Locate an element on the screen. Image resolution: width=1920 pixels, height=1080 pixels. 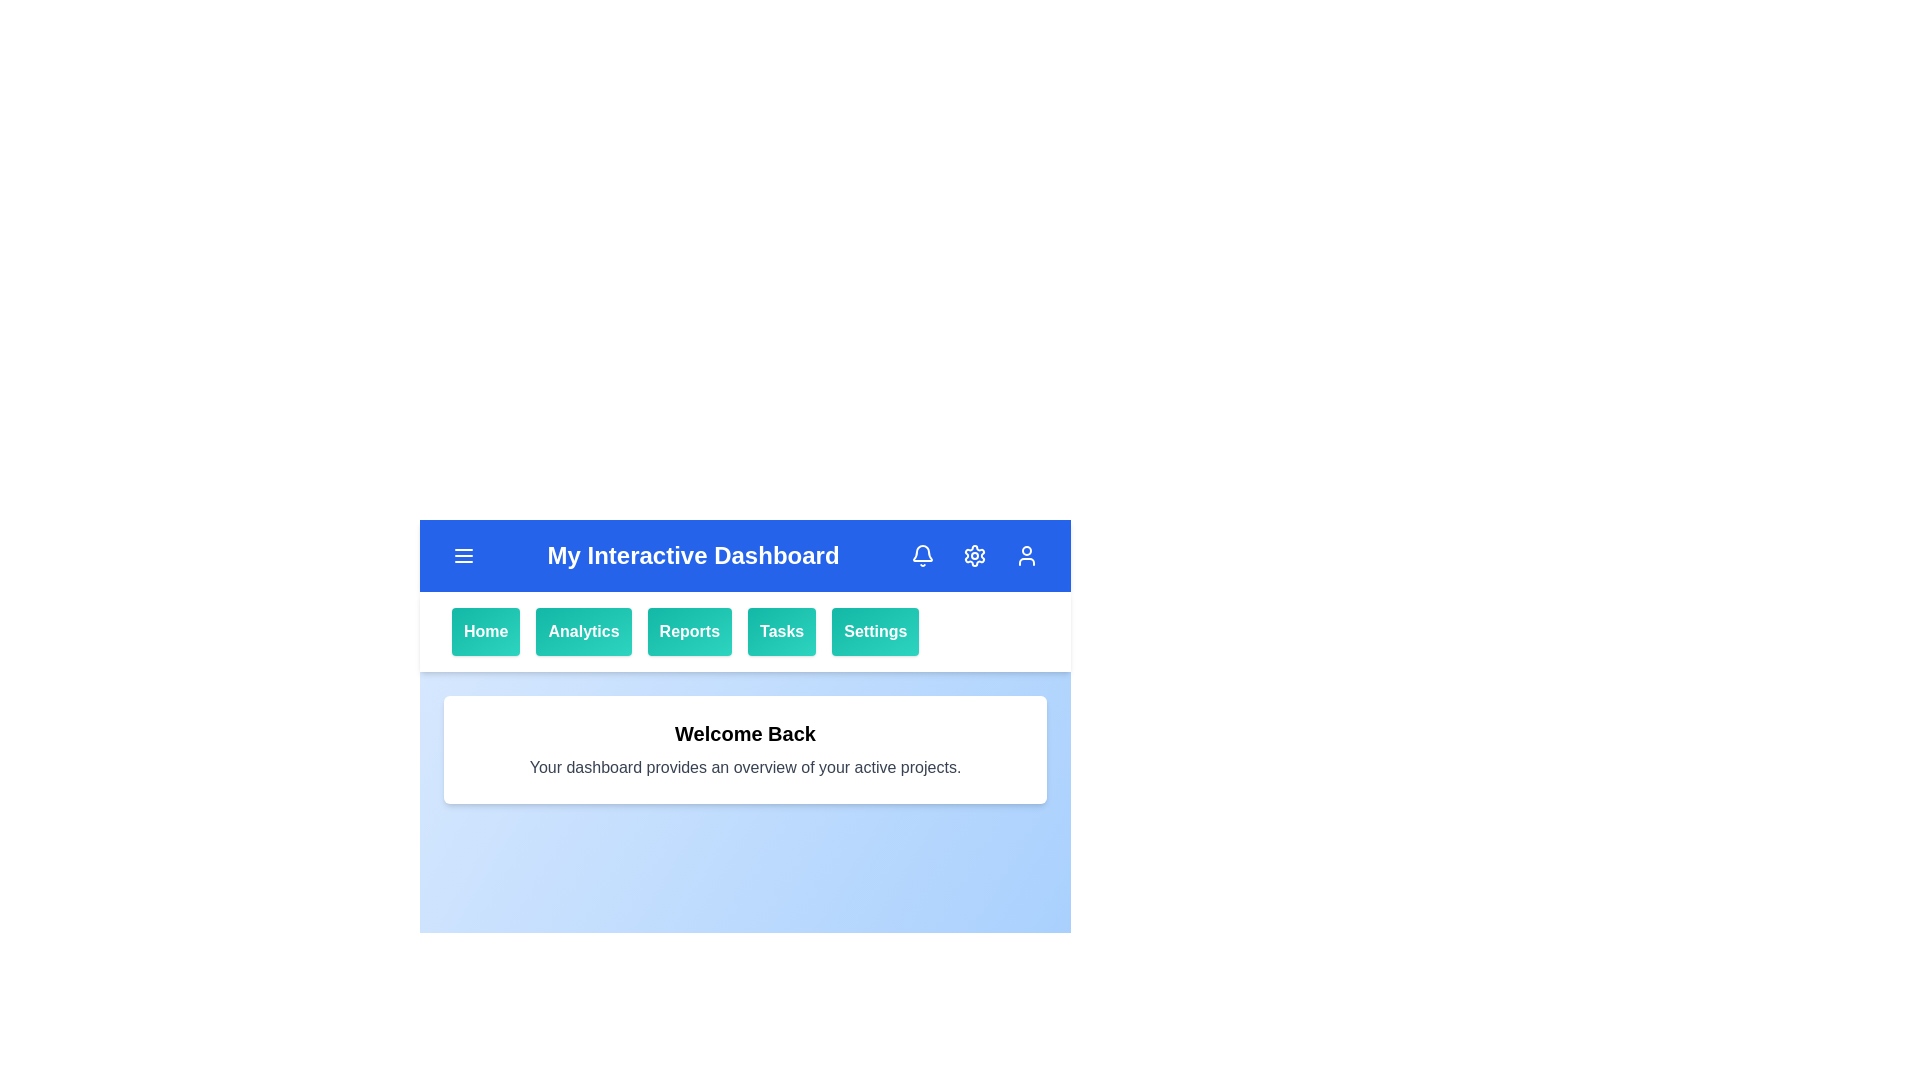
the user_icon to observe the hover effect is located at coordinates (1027, 555).